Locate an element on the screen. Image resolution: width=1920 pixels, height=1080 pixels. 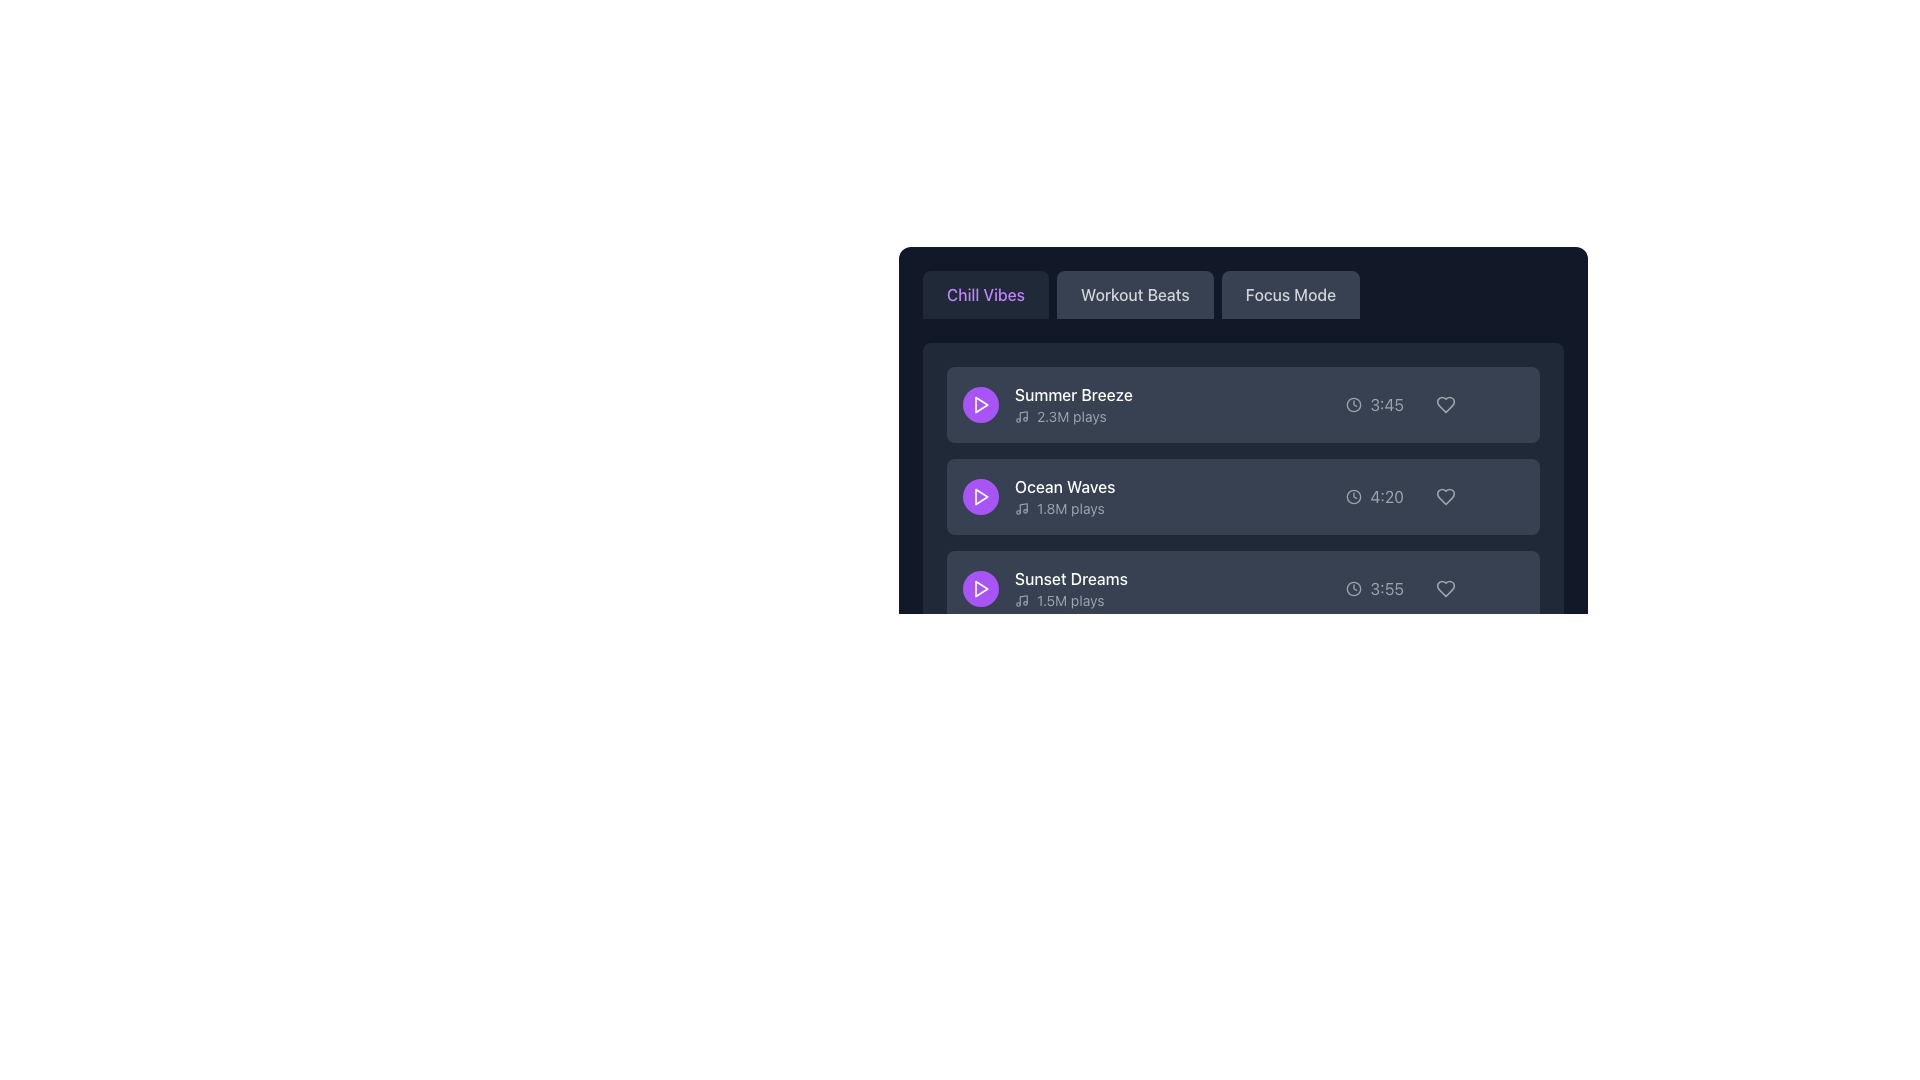
the heart icon button located in the second row of the list interface that allows users to mark items as liked or favorited, following the text display of '4:20' is located at coordinates (1445, 496).